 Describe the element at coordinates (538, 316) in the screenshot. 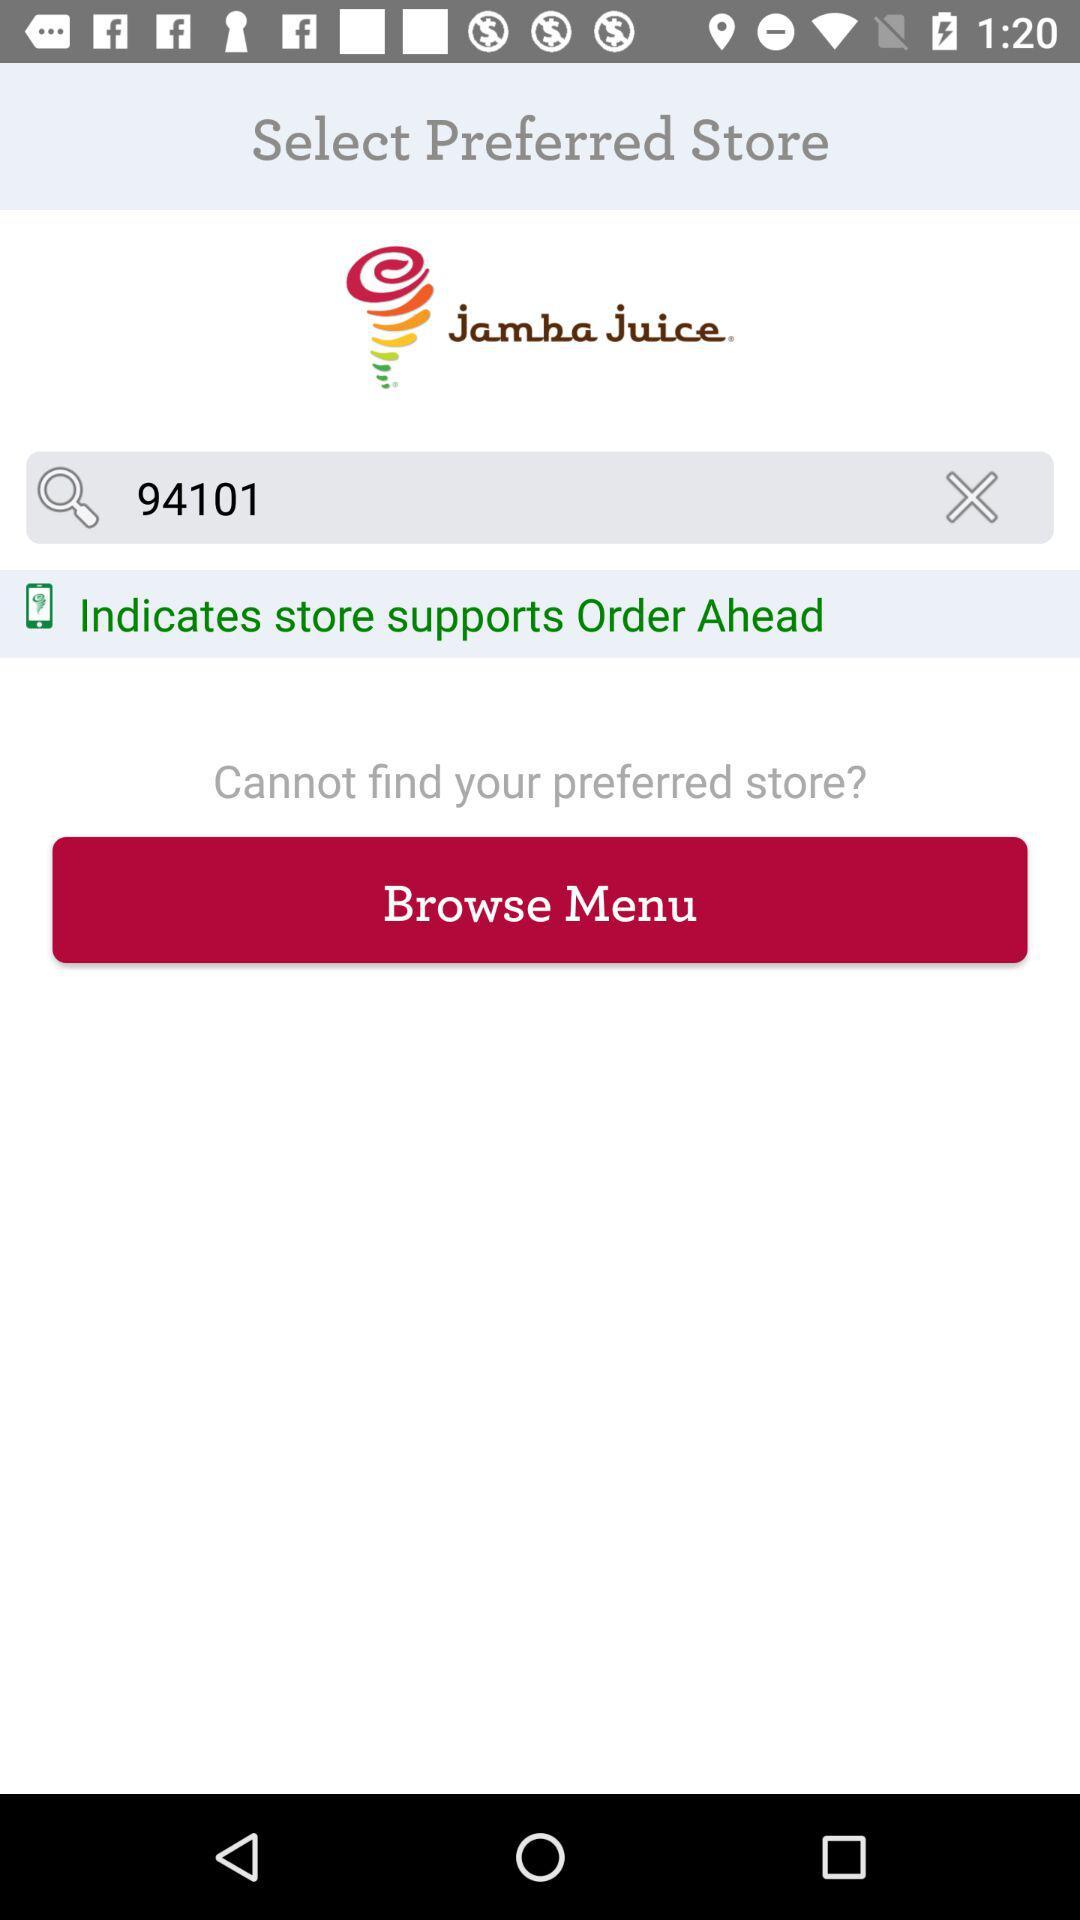

I see `the item above 94101` at that location.